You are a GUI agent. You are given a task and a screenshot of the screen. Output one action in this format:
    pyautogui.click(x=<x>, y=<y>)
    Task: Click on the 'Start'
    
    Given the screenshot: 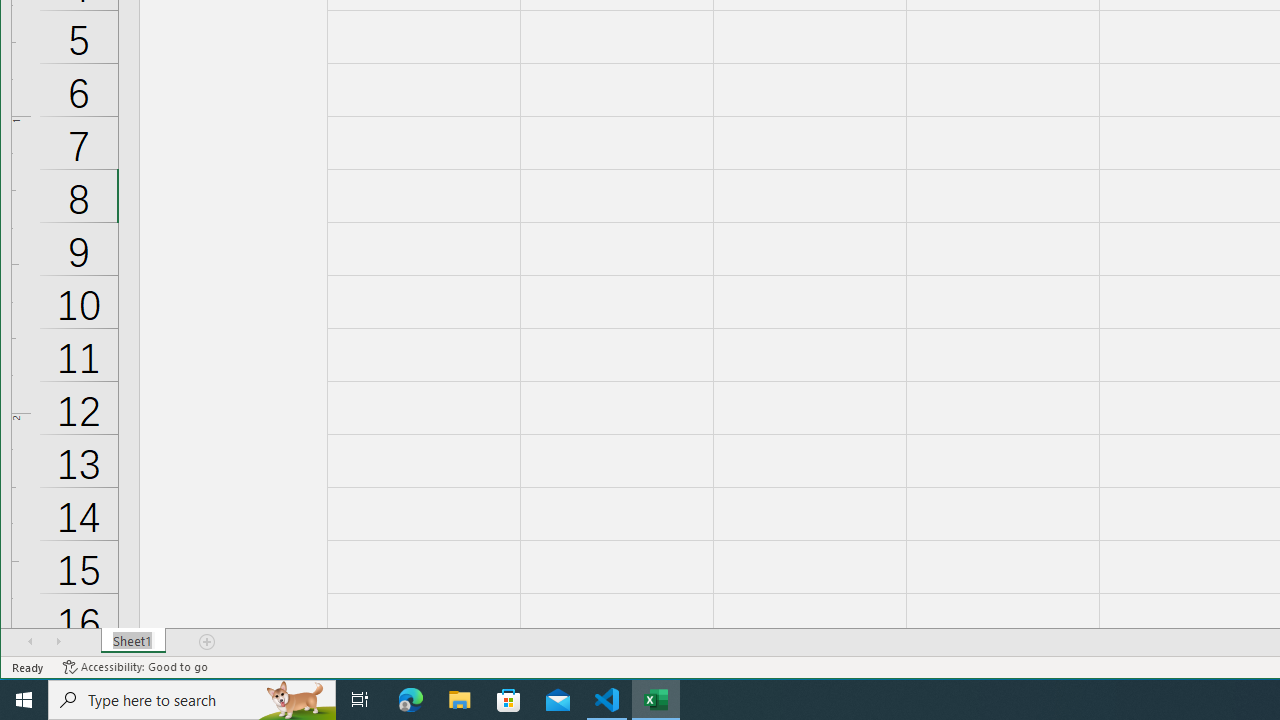 What is the action you would take?
    pyautogui.click(x=24, y=698)
    